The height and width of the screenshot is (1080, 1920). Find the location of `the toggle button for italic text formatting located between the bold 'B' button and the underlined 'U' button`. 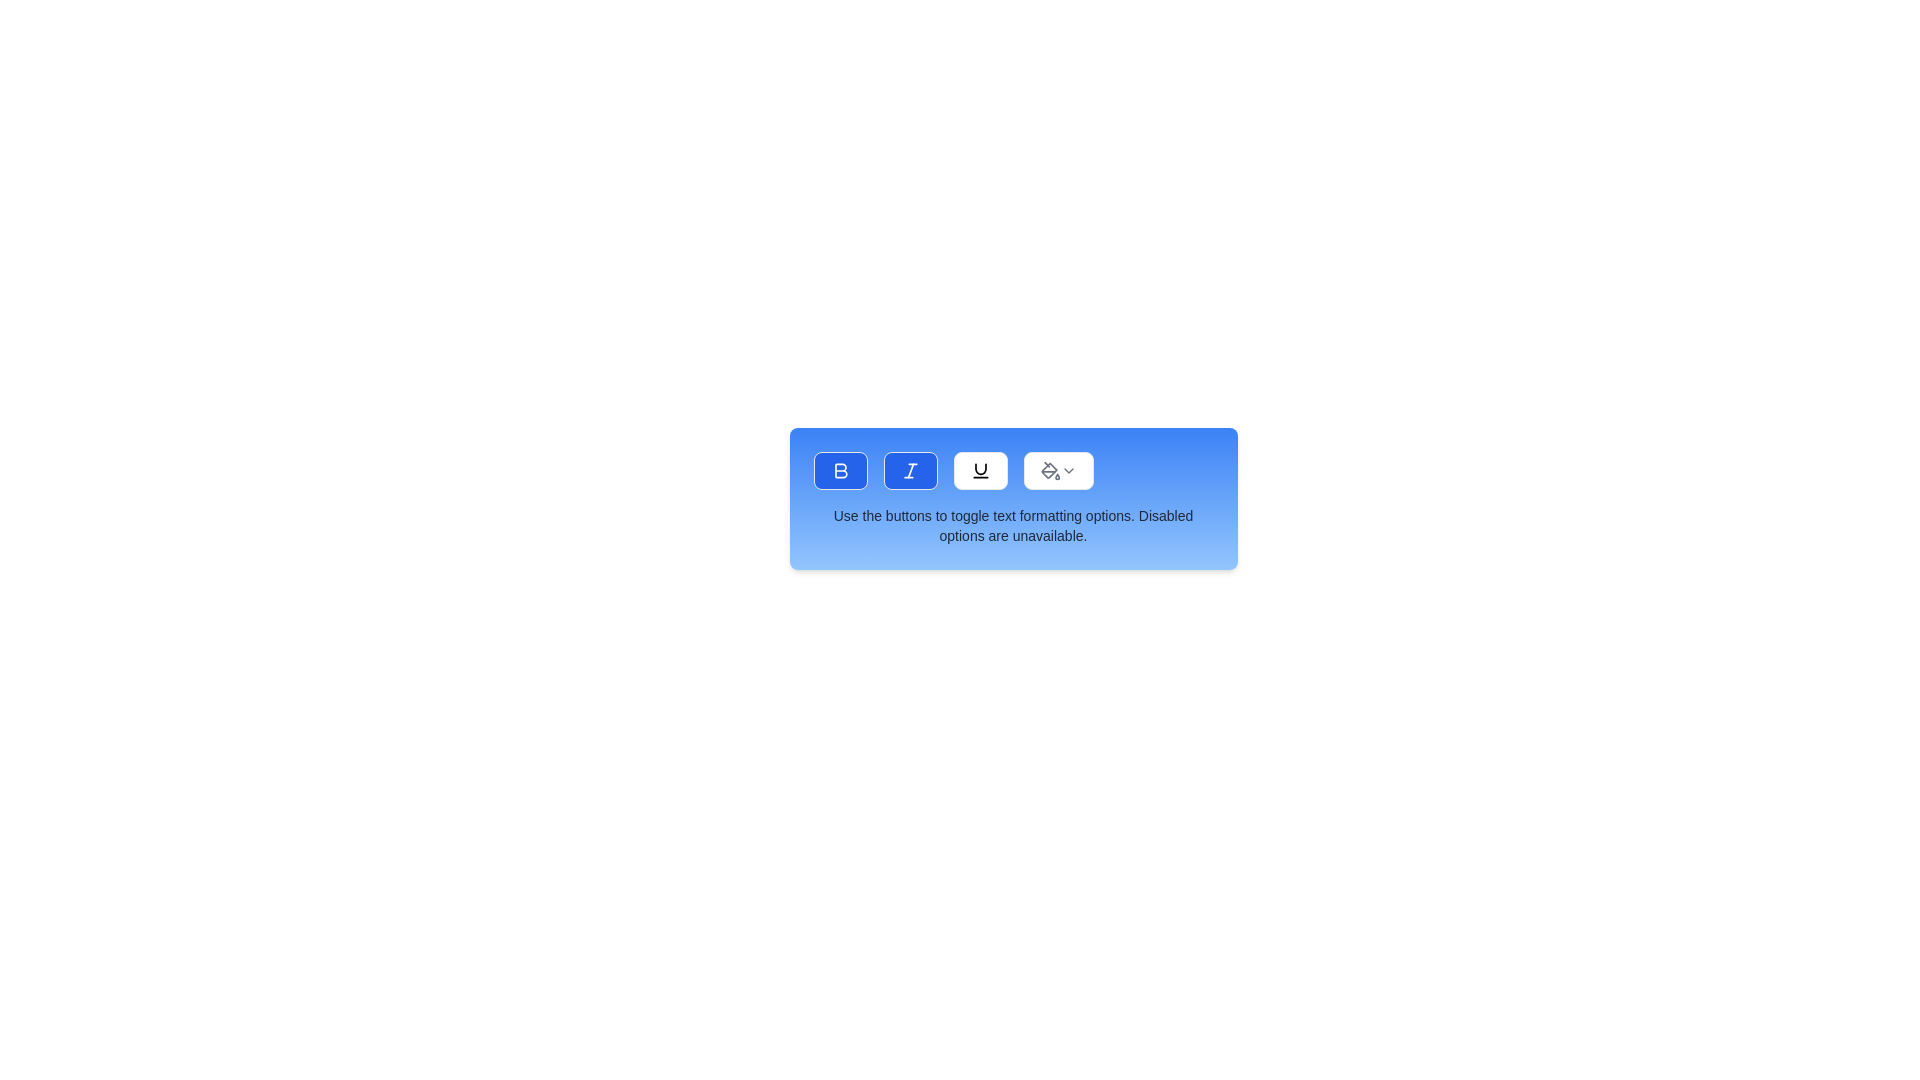

the toggle button for italic text formatting located between the bold 'B' button and the underlined 'U' button is located at coordinates (909, 470).